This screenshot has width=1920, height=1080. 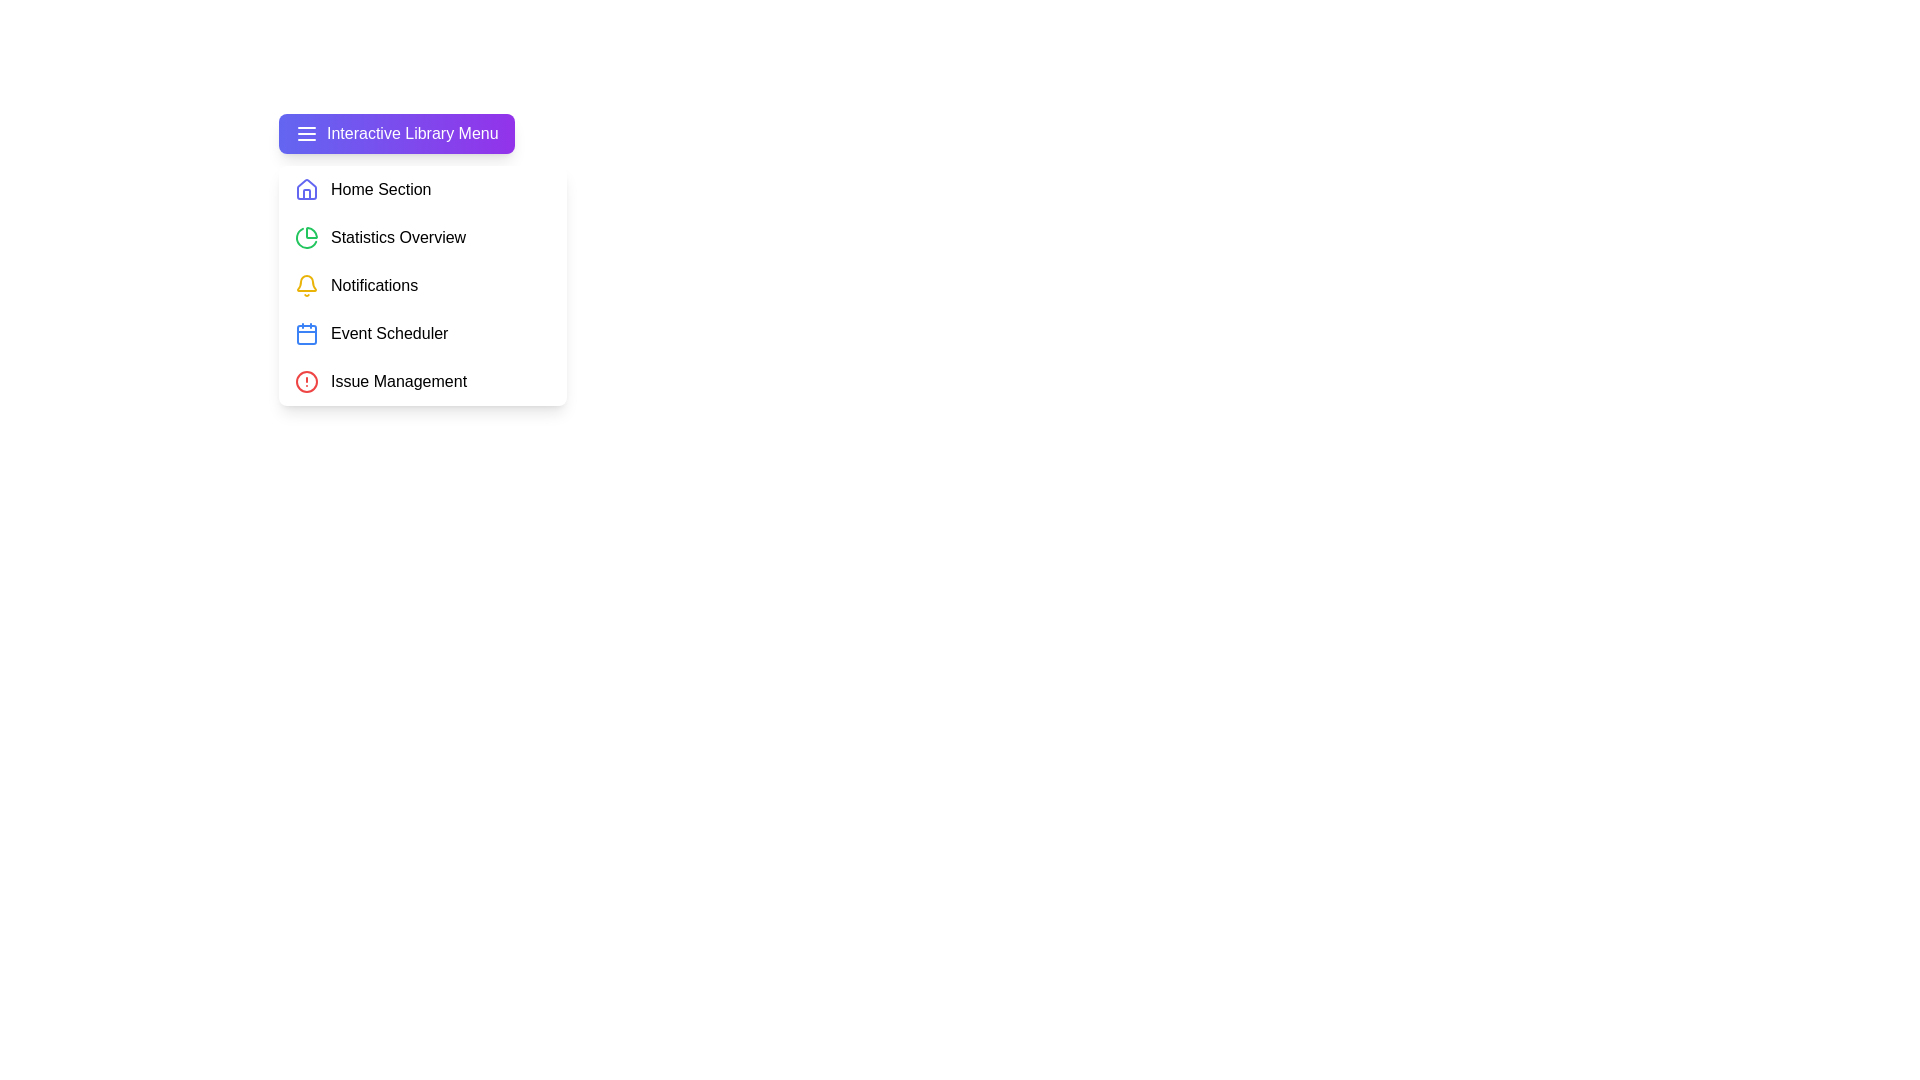 What do you see at coordinates (421, 189) in the screenshot?
I see `the menu item Home Section` at bounding box center [421, 189].